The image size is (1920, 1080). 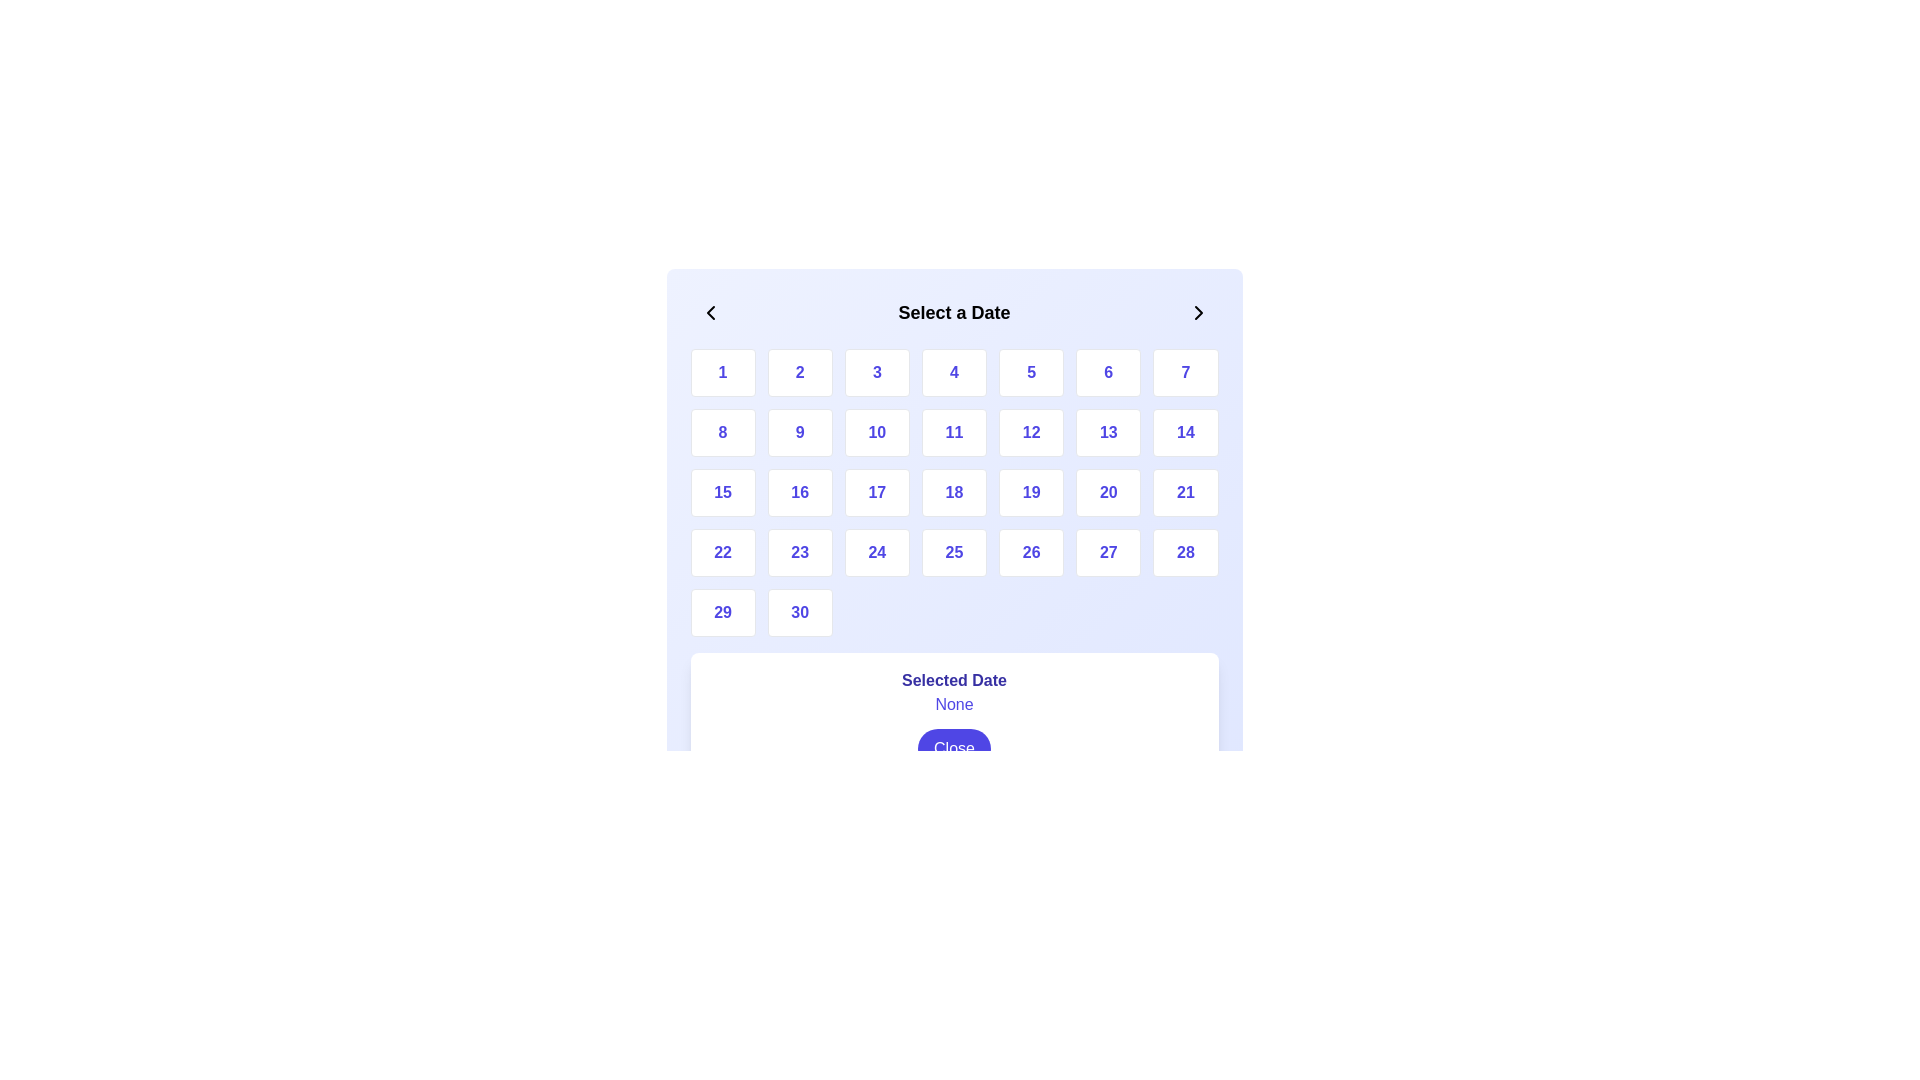 What do you see at coordinates (800, 552) in the screenshot?
I see `the rounded rectangular button displaying the bold blue text '23'` at bounding box center [800, 552].